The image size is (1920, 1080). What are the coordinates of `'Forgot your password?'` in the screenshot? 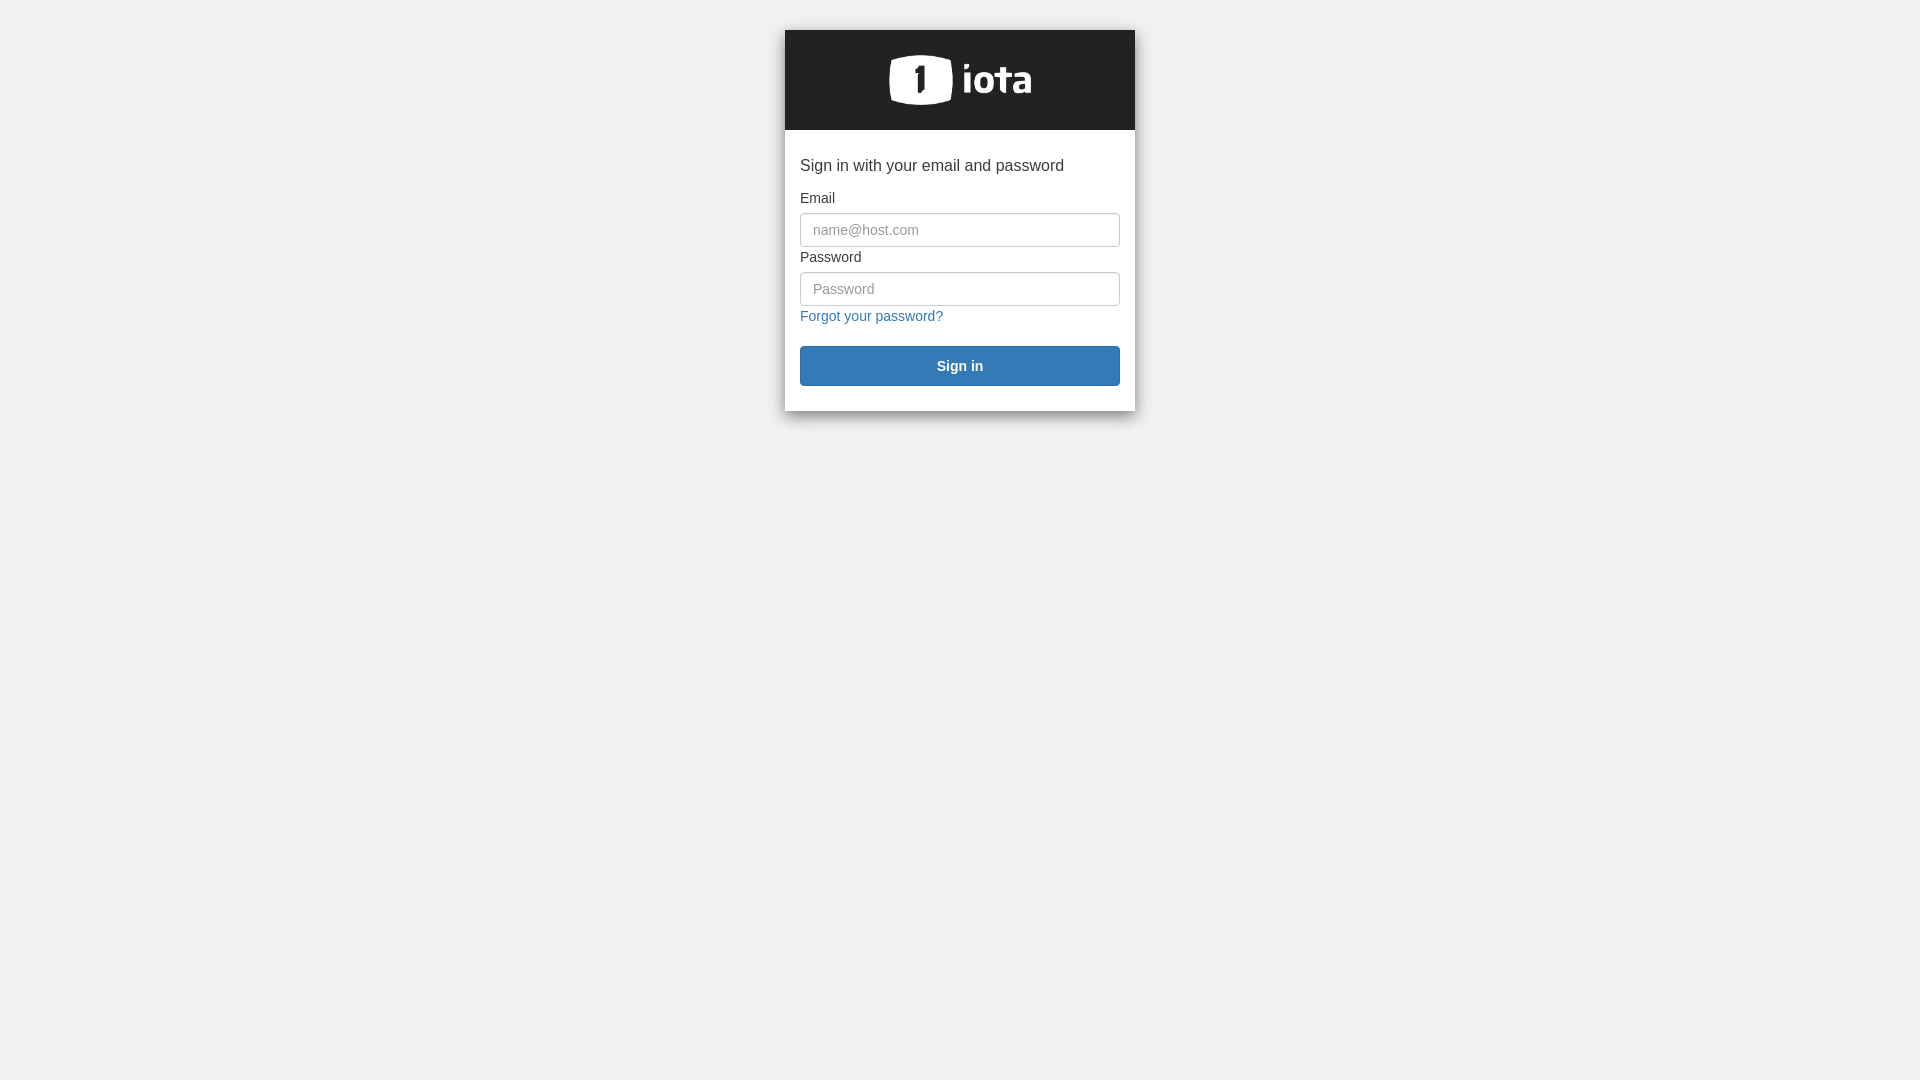 It's located at (871, 315).